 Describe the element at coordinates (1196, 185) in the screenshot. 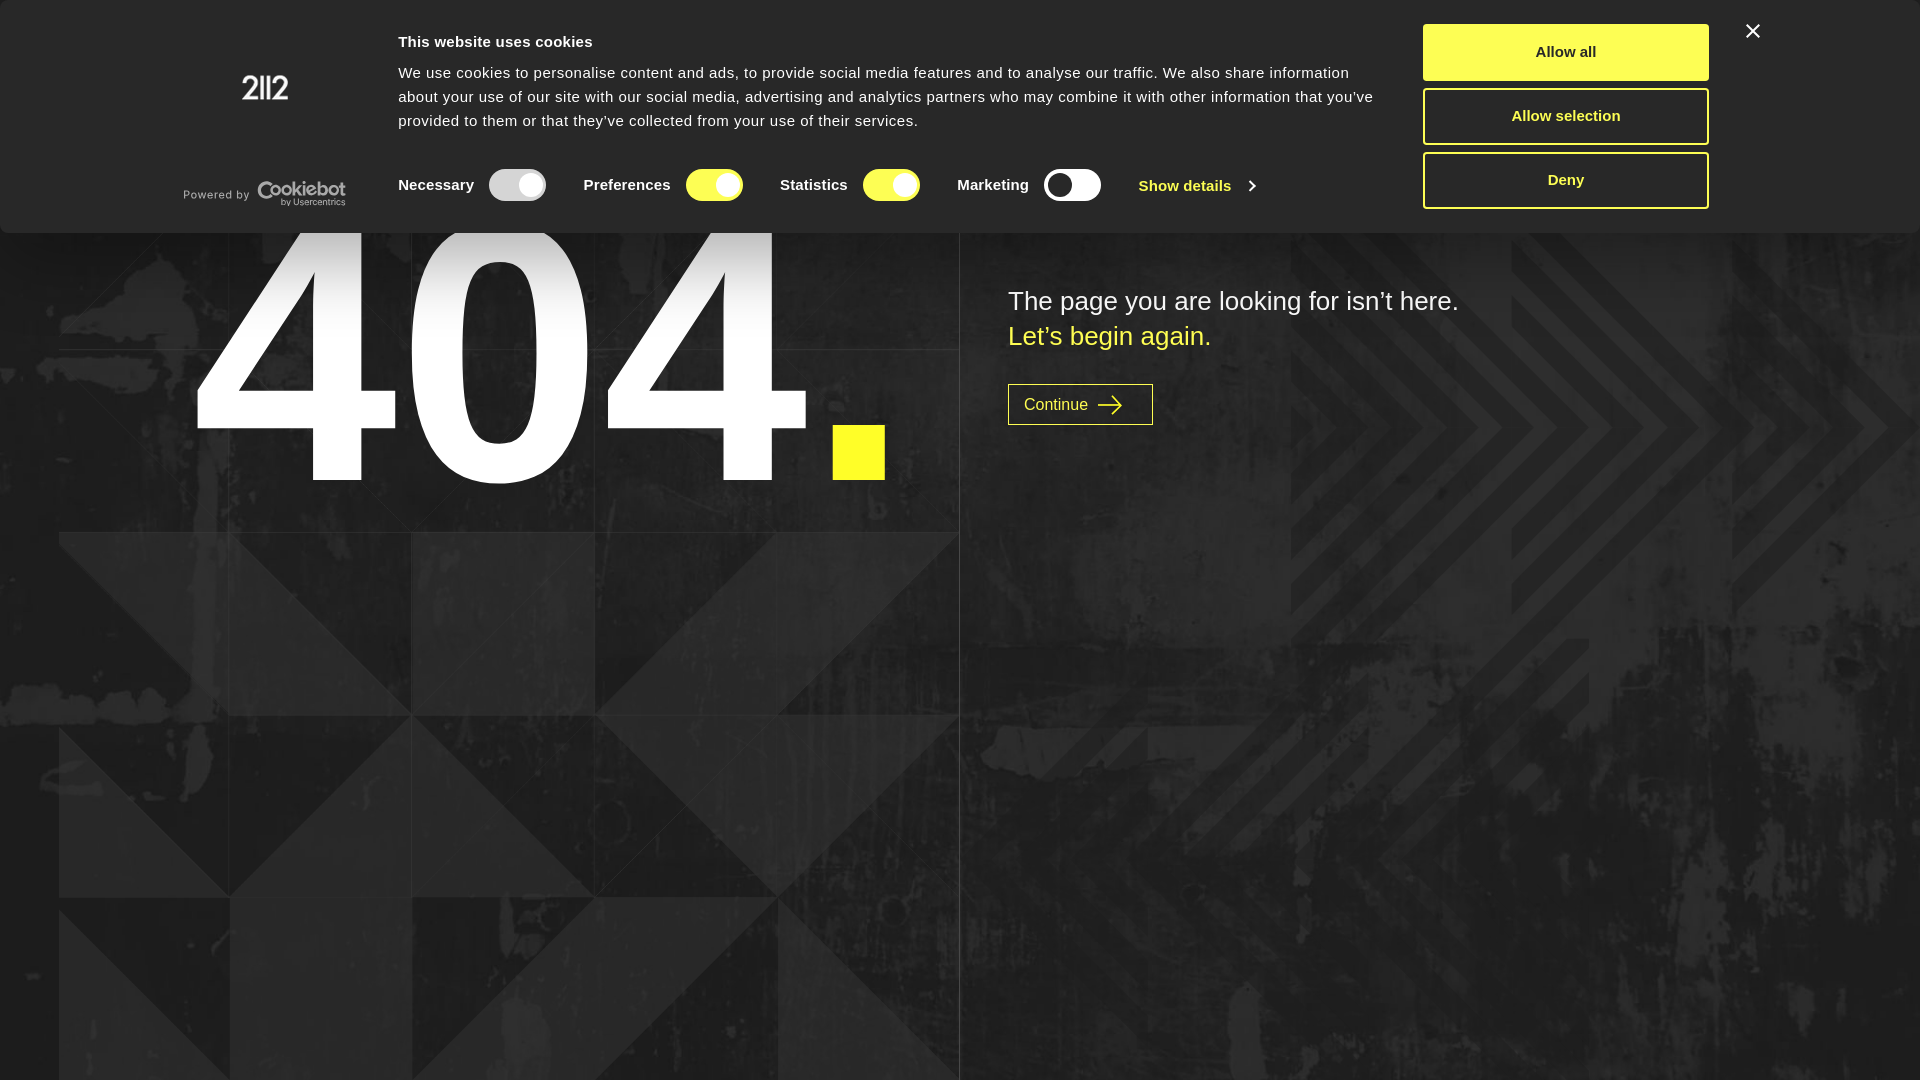

I see `'Show details'` at that location.